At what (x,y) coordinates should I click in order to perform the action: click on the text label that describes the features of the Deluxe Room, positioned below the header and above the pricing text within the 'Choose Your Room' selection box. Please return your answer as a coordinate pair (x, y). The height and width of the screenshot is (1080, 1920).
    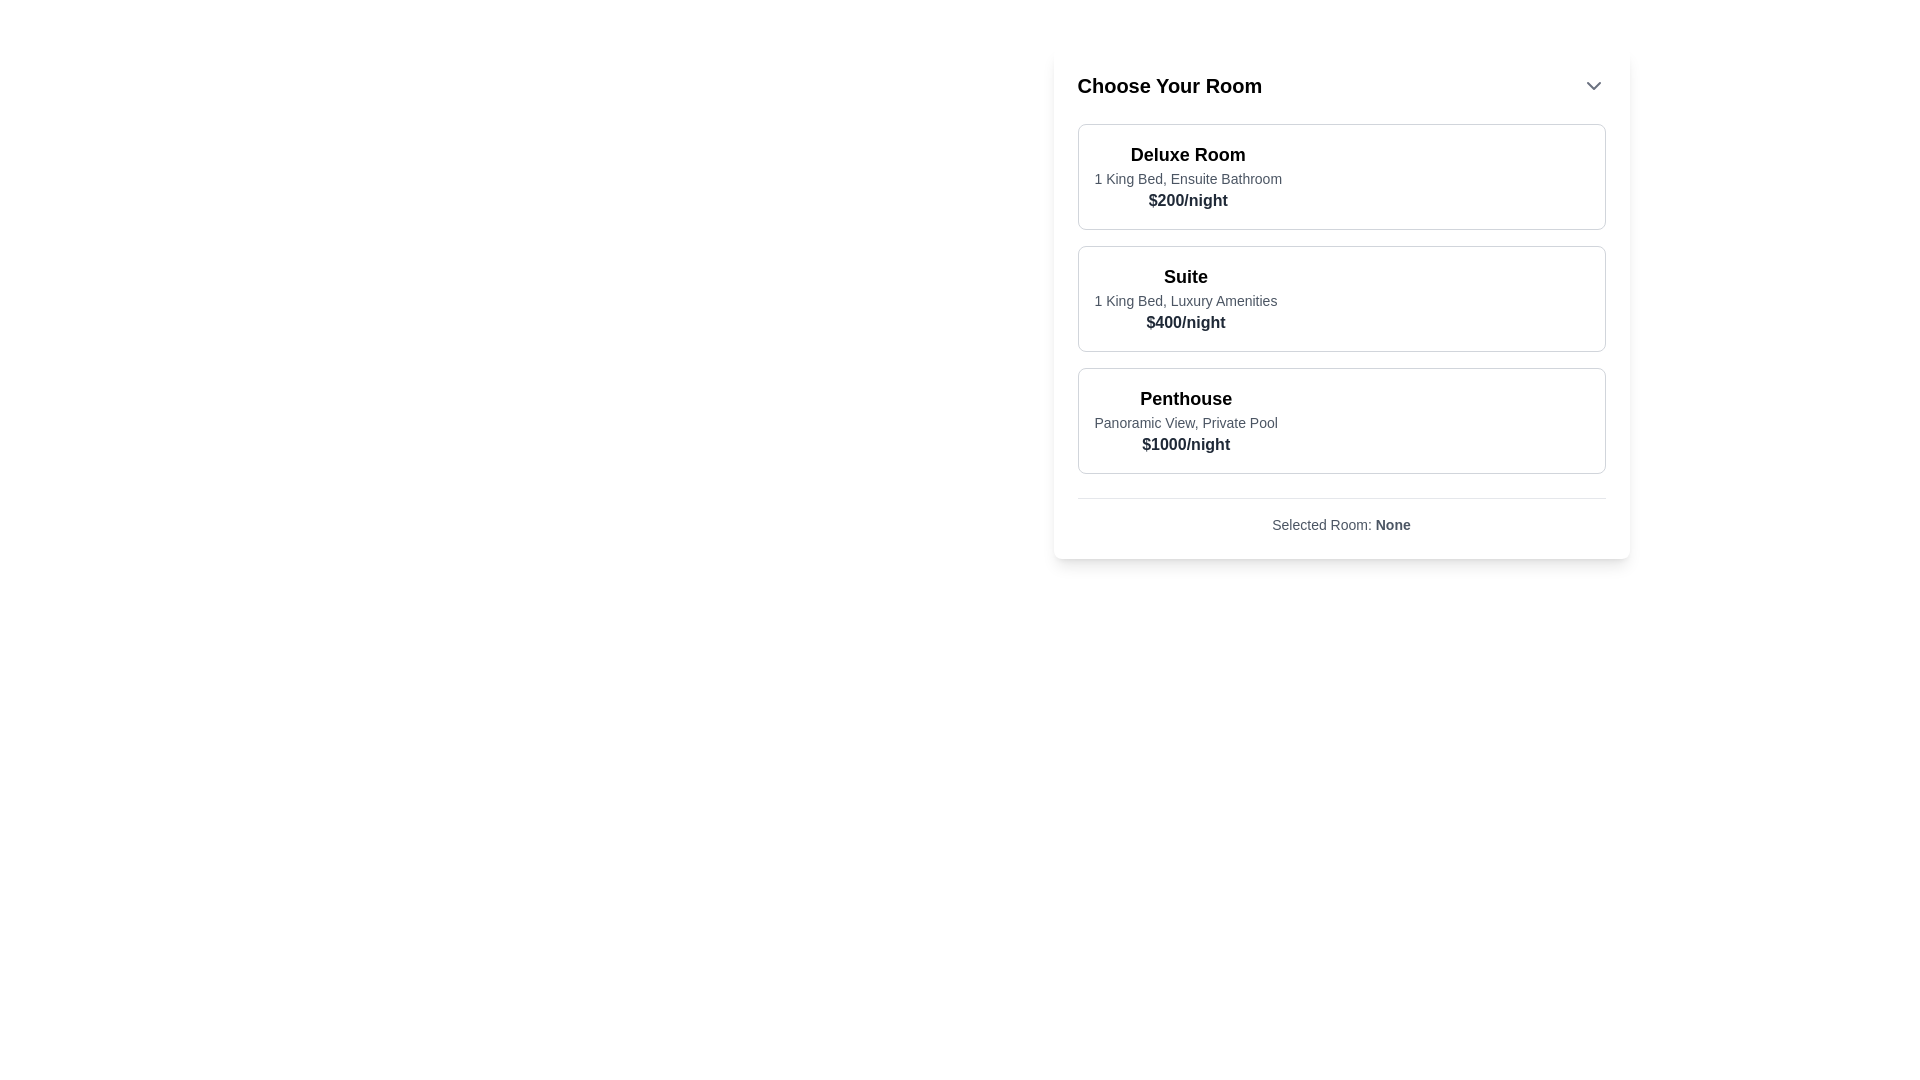
    Looking at the image, I should click on (1188, 177).